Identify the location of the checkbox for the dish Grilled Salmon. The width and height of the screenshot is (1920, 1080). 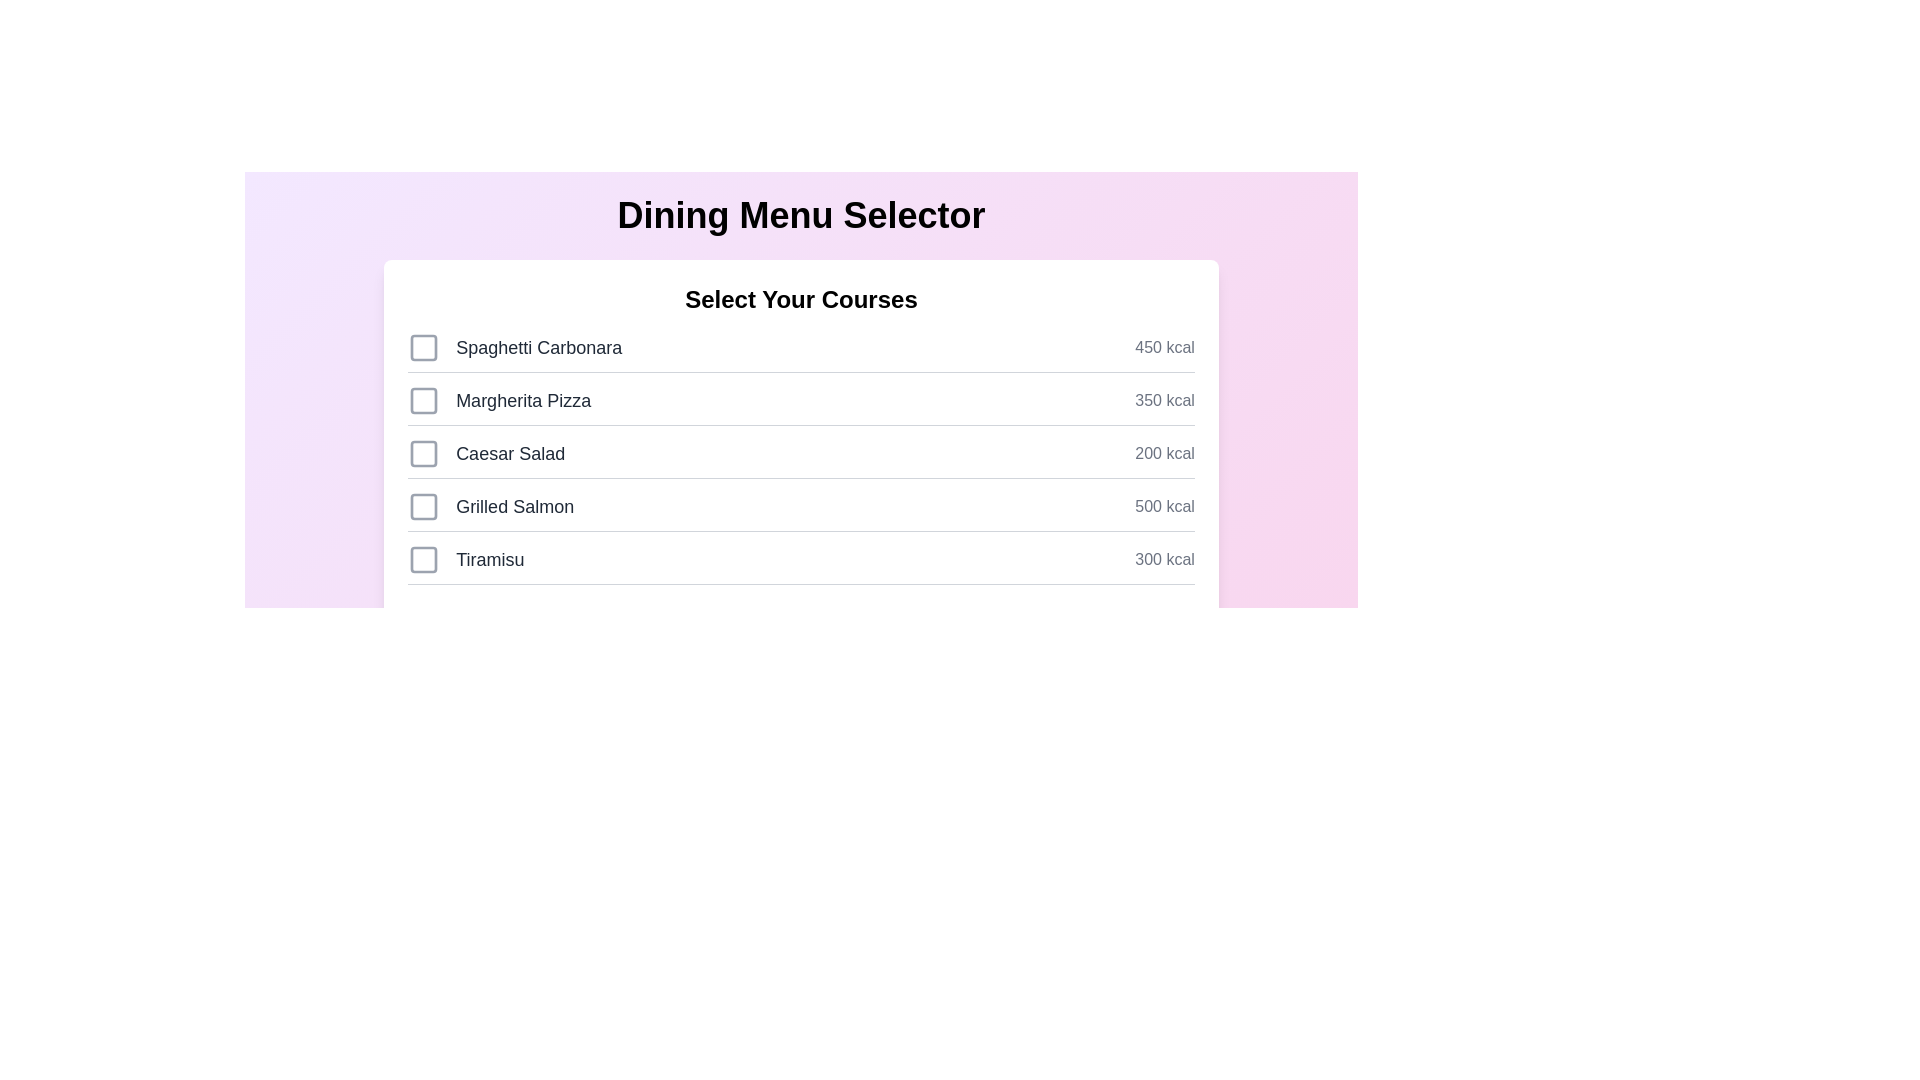
(423, 505).